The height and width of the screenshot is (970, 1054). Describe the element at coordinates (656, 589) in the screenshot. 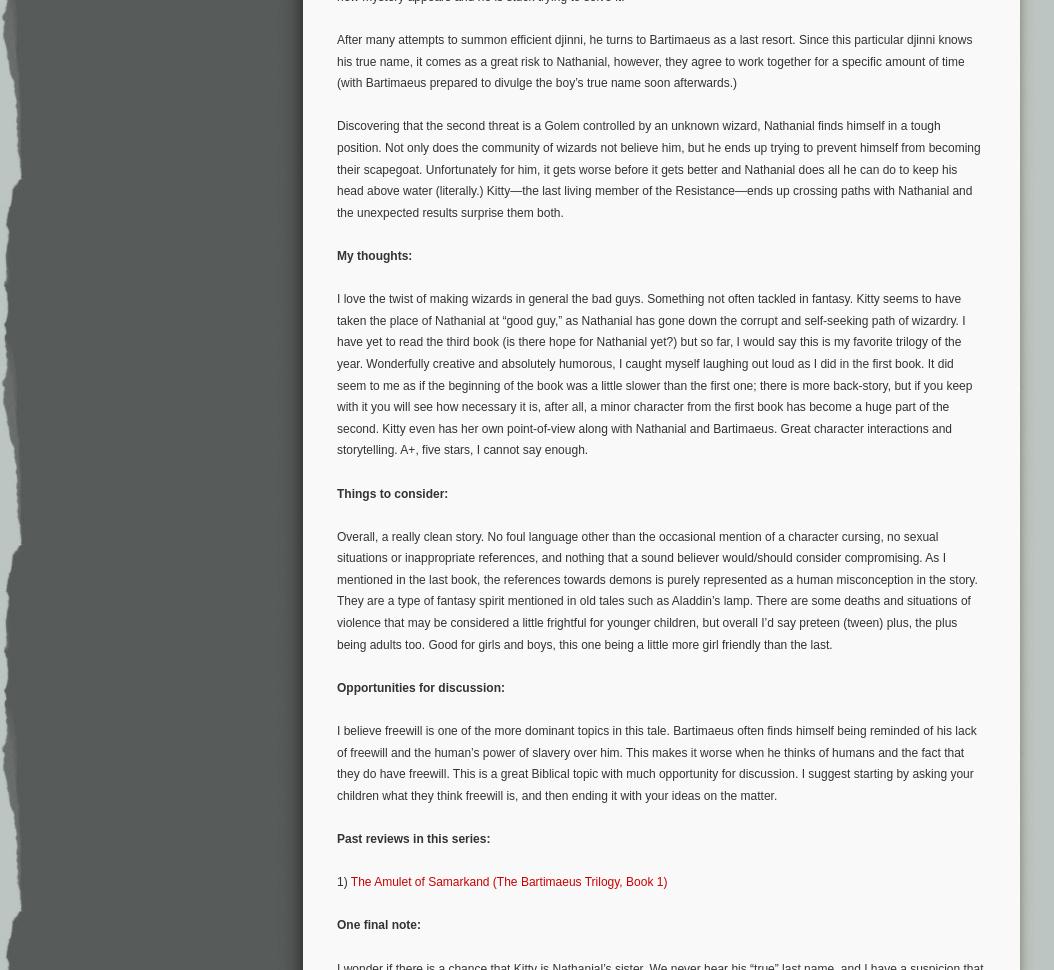

I see `'Overall, a really clean story. No foul language other than the occasional mention of a character cursing, no sexual situations or inappropriate references, and nothing that a sound believer would/should consider compromising. As I mentioned in the last book, the references towards demons is purely represented as a human misconception in the story. They are a type of fantasy spirit mentioned in old tales such as Aladdin’s lamp. There are some deaths and situations of violence that may be considered a little frightful for younger children, but overall I’d say preteen (tween) plus, the plus being adults too. Good for girls and boys, this one being a little more girl friendly than the last.'` at that location.